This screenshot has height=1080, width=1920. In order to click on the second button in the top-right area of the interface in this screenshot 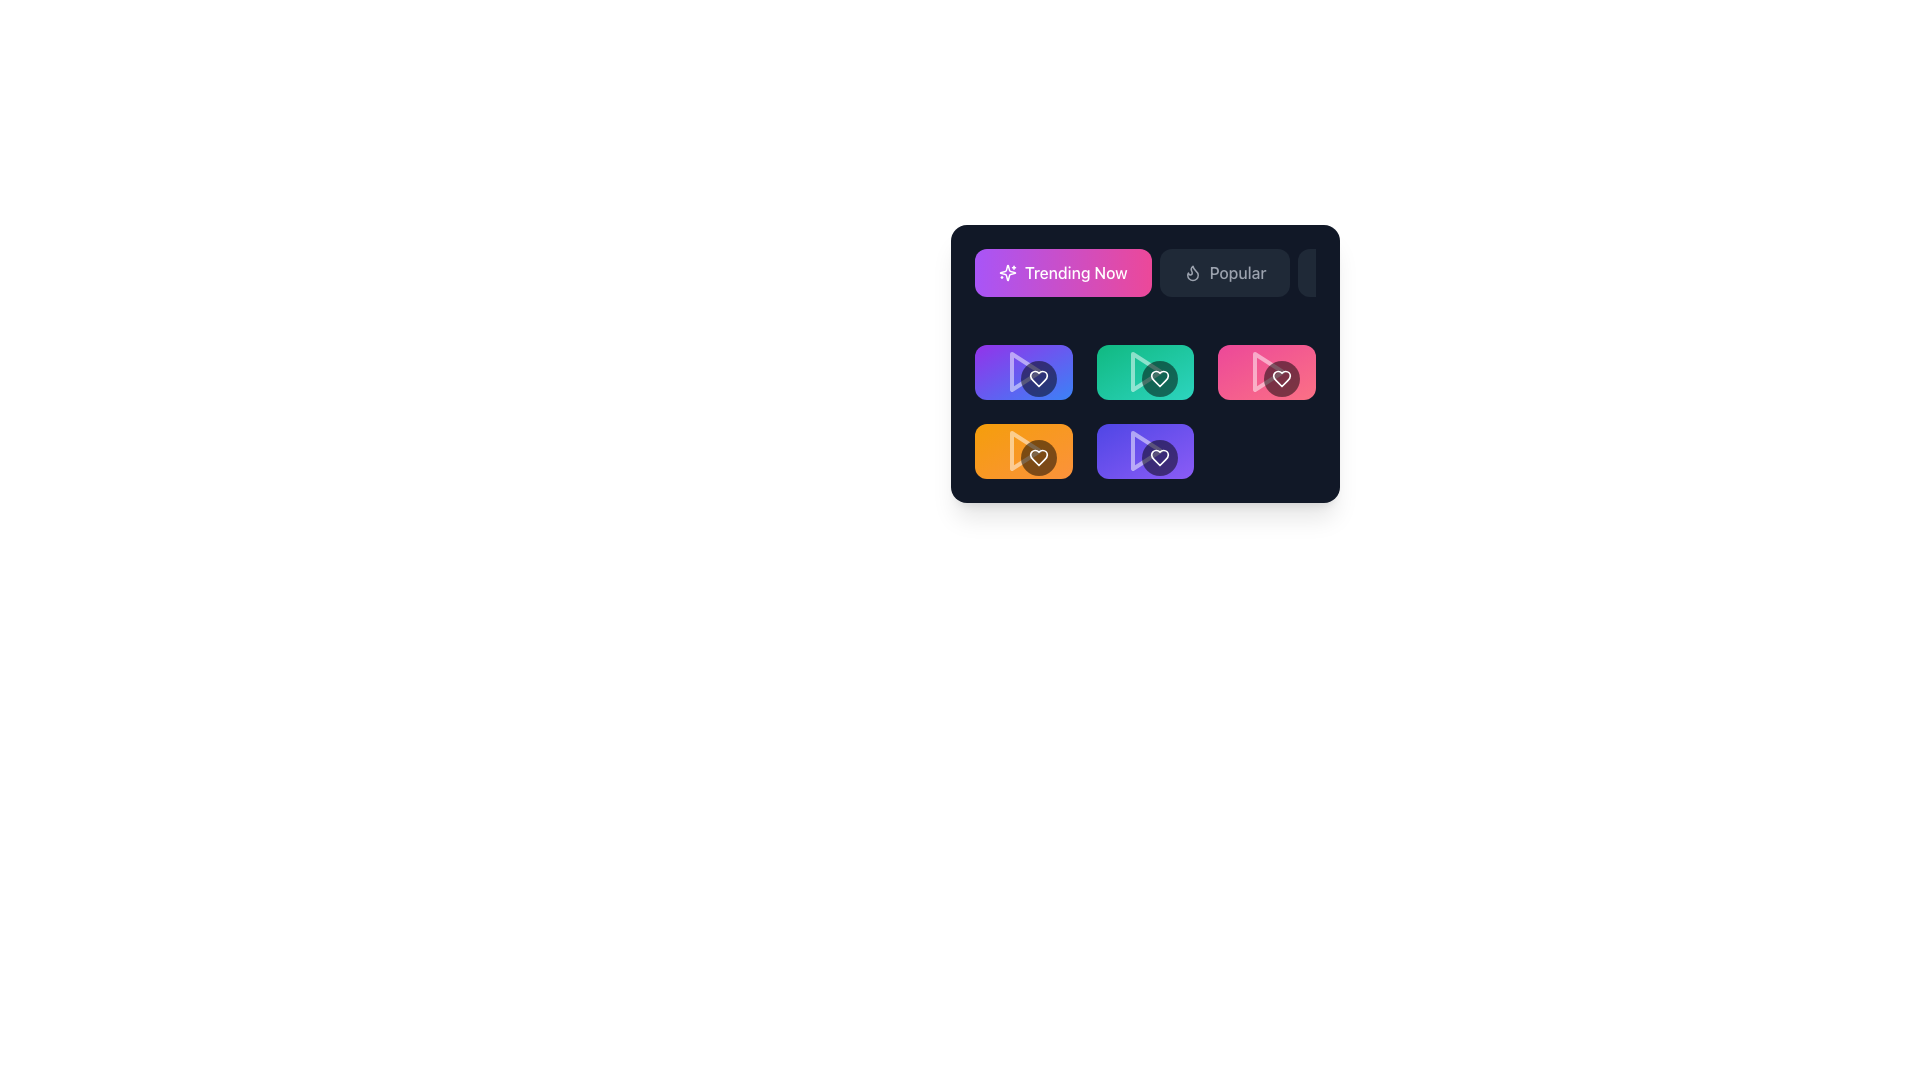, I will do `click(1245, 363)`.